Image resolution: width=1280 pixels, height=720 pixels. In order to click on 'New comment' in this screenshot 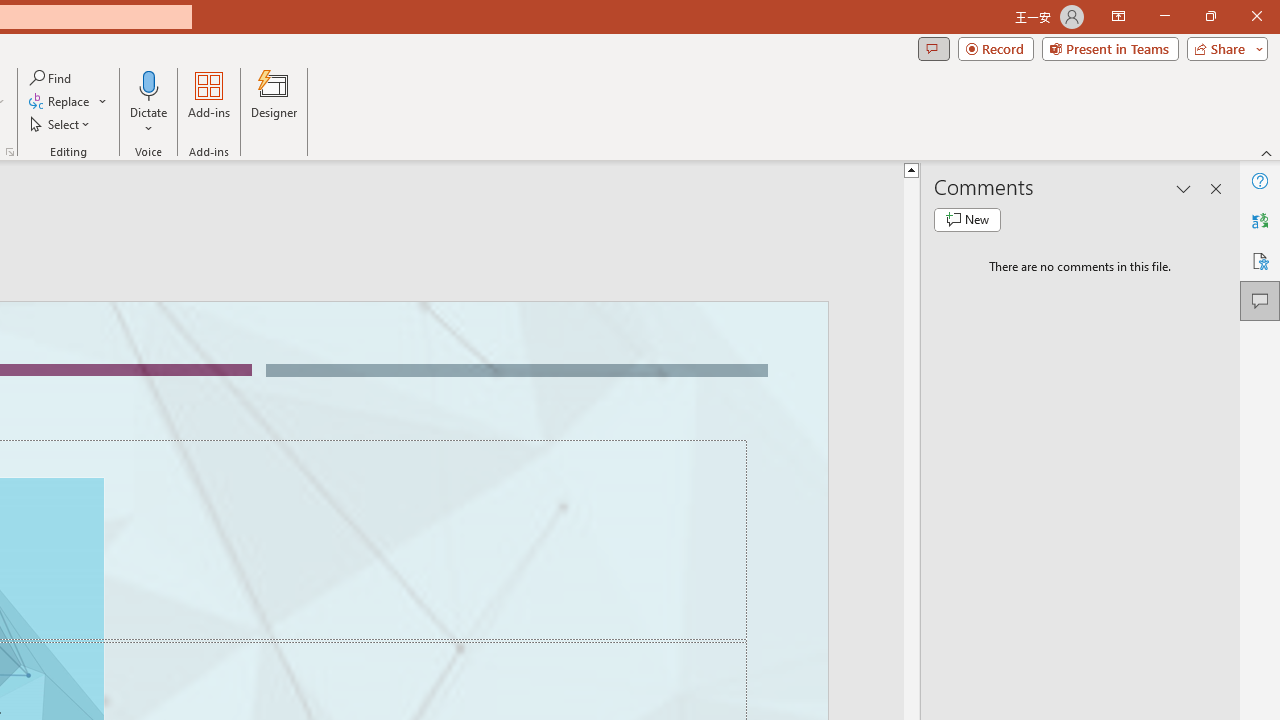, I will do `click(967, 219)`.